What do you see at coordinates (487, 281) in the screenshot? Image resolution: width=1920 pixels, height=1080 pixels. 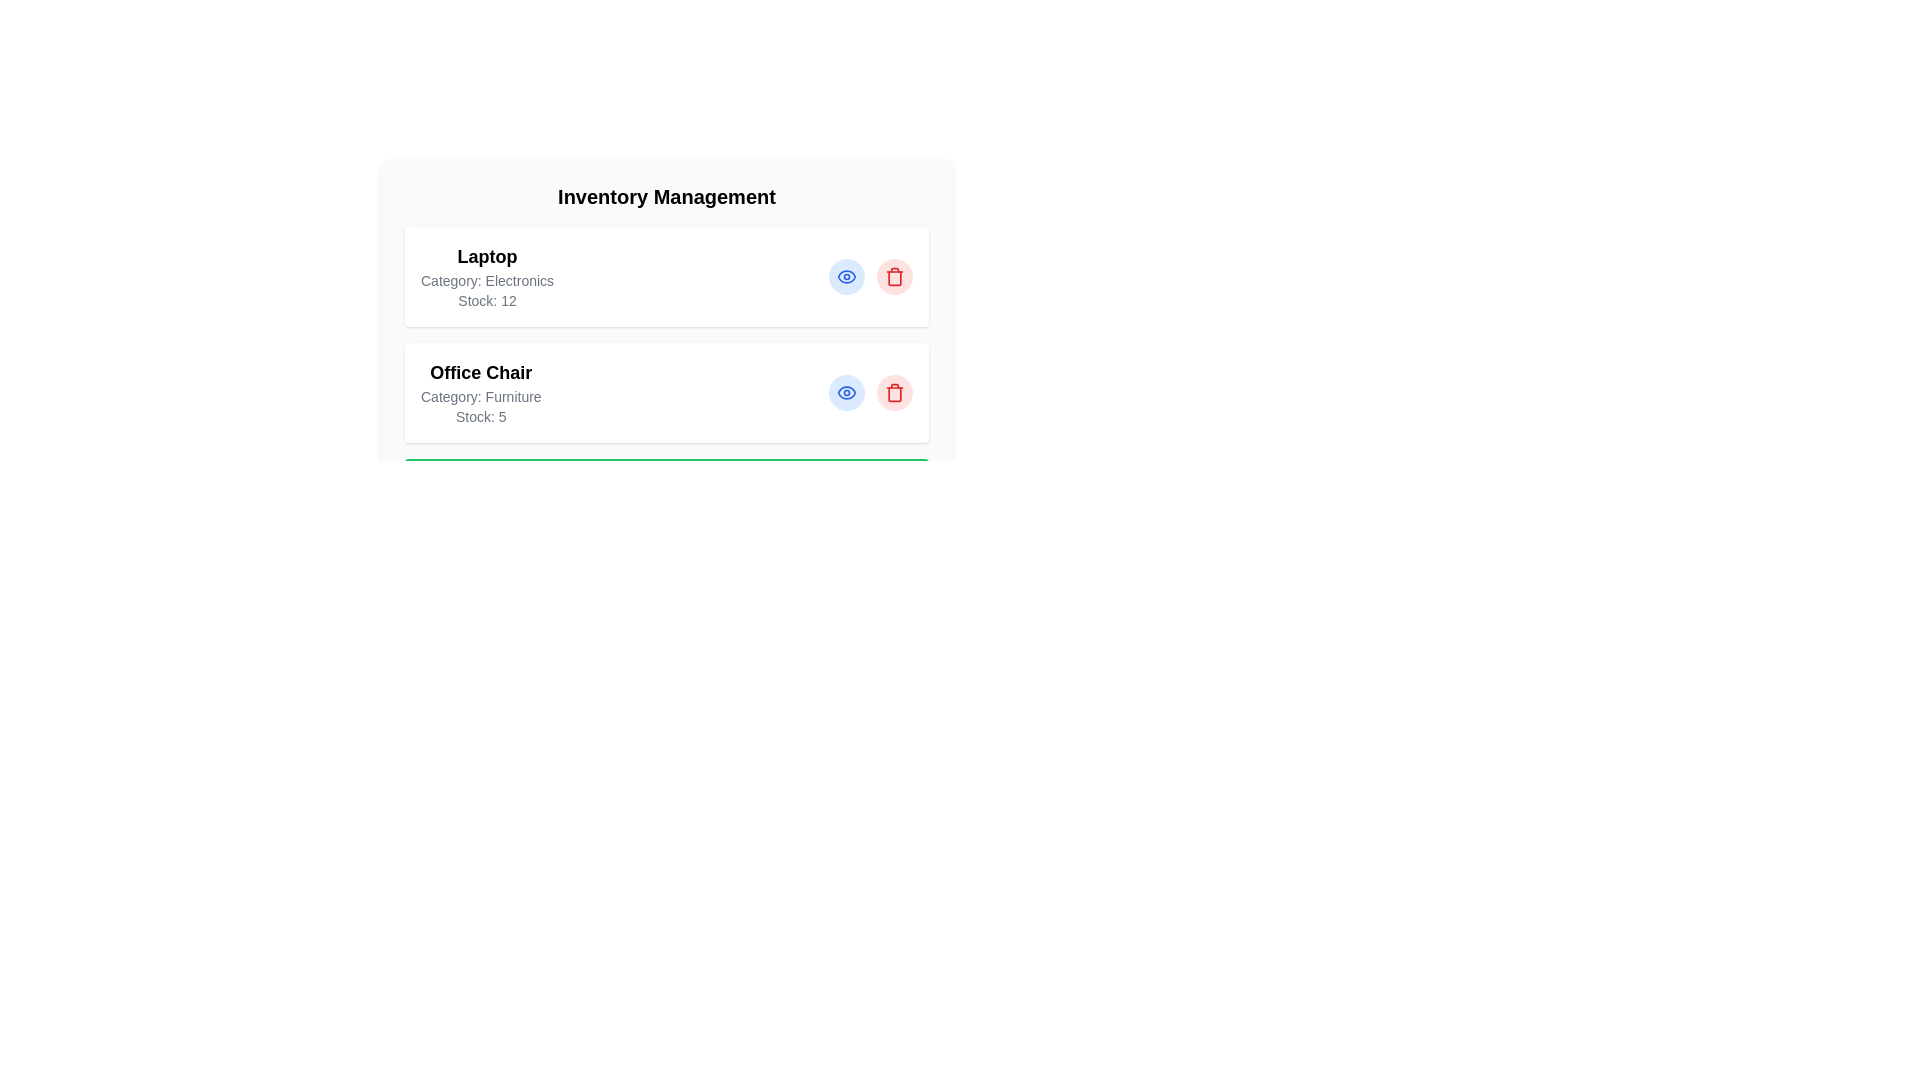 I see `the text Category: Electronics within the component` at bounding box center [487, 281].